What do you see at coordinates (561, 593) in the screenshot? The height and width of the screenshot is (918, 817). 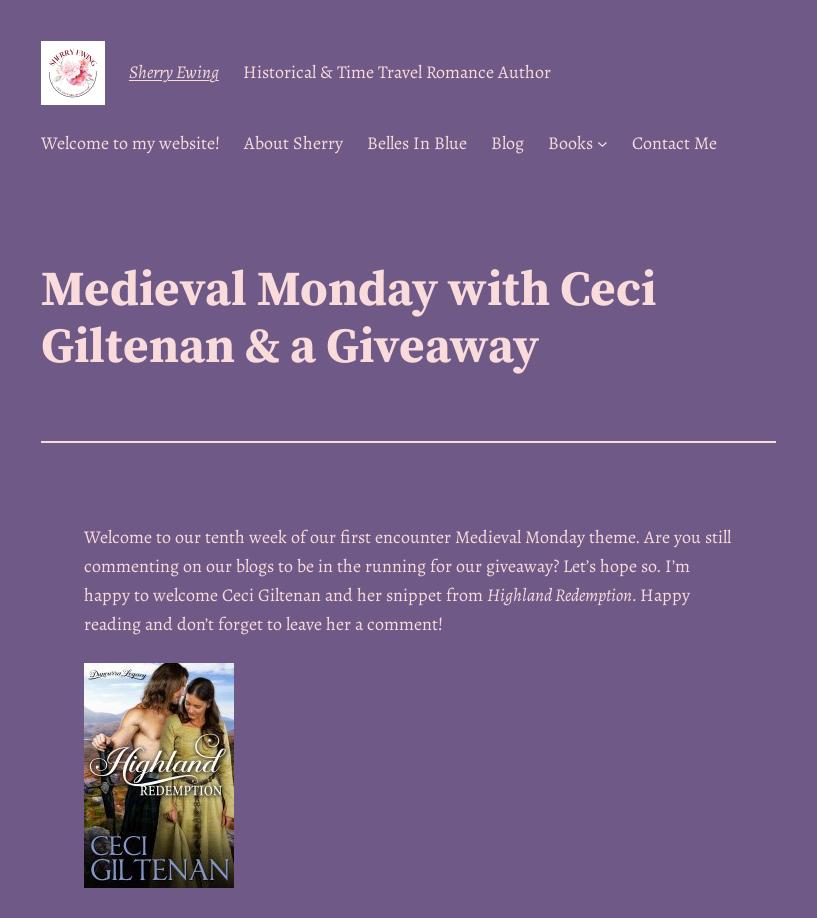 I see `'Highland Redemption.'` at bounding box center [561, 593].